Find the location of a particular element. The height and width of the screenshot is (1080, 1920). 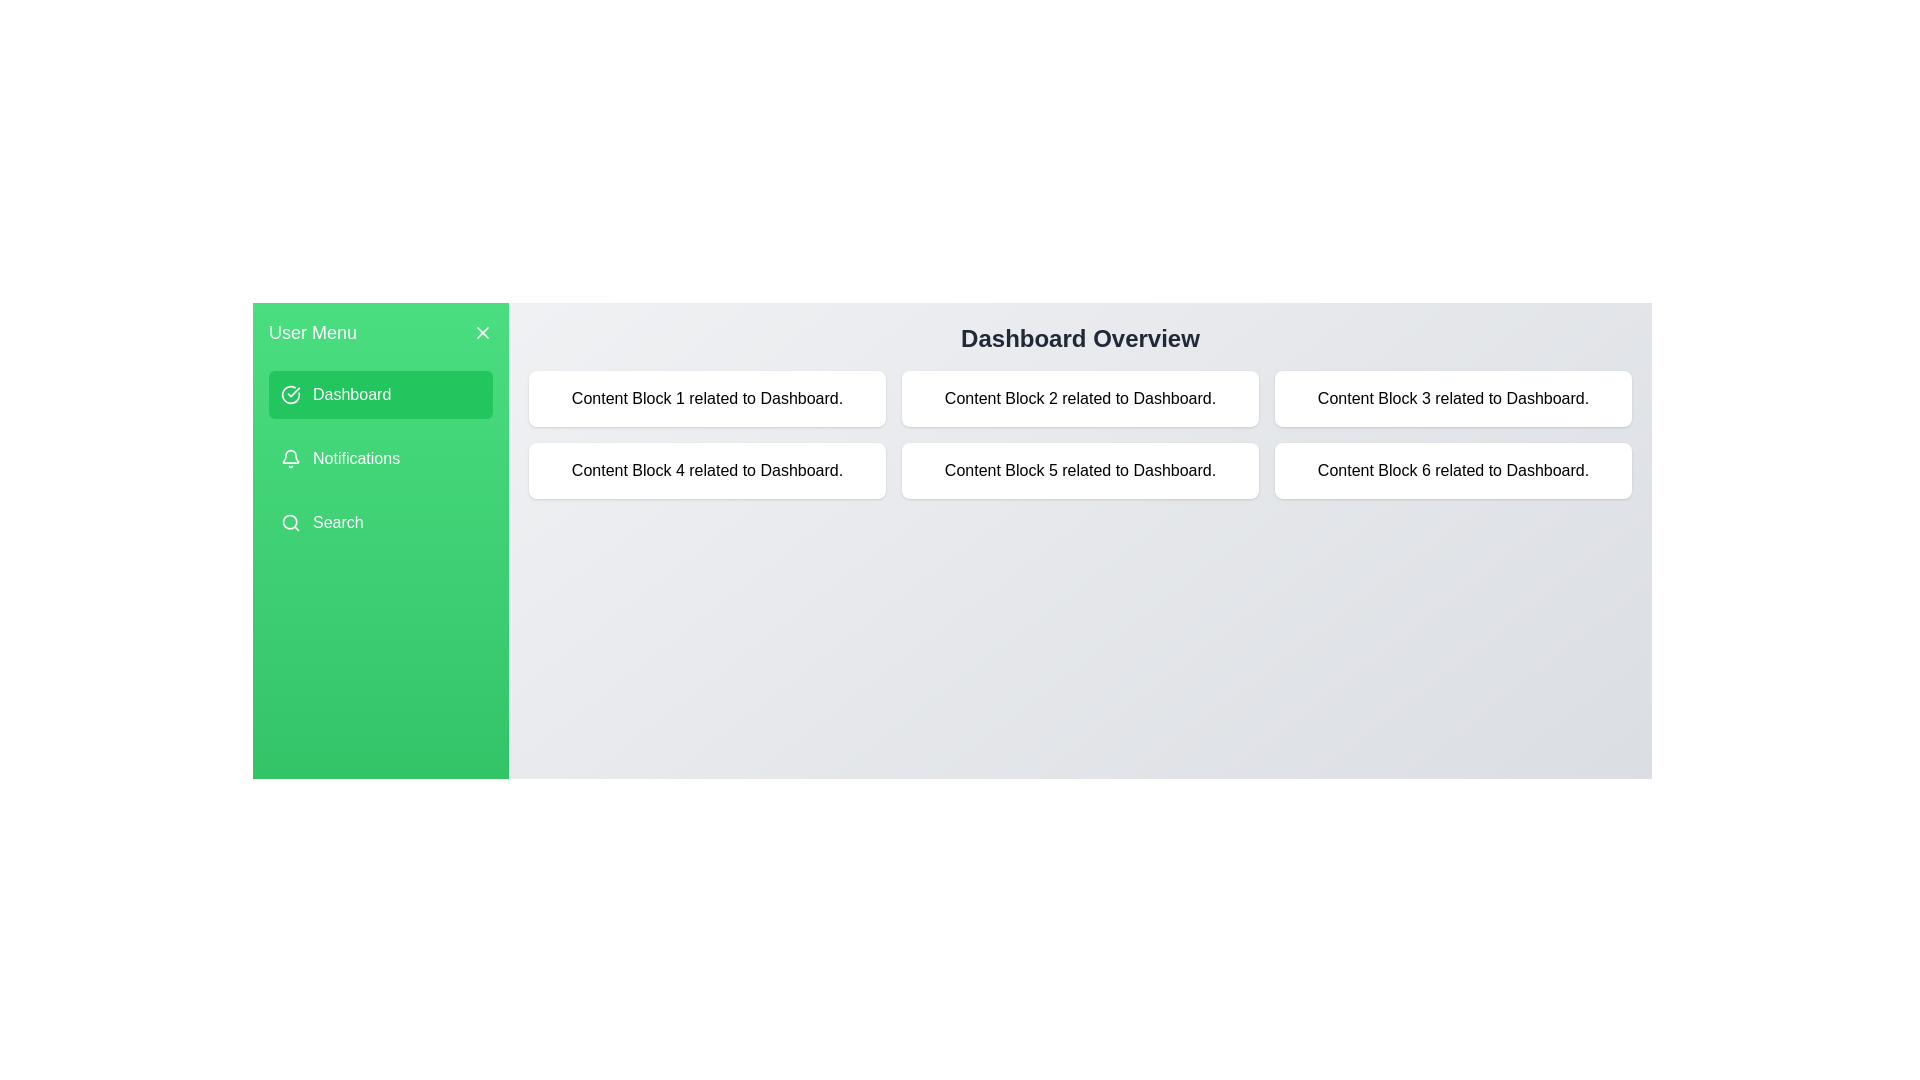

the menu item Notifications to view its related content is located at coordinates (380, 459).